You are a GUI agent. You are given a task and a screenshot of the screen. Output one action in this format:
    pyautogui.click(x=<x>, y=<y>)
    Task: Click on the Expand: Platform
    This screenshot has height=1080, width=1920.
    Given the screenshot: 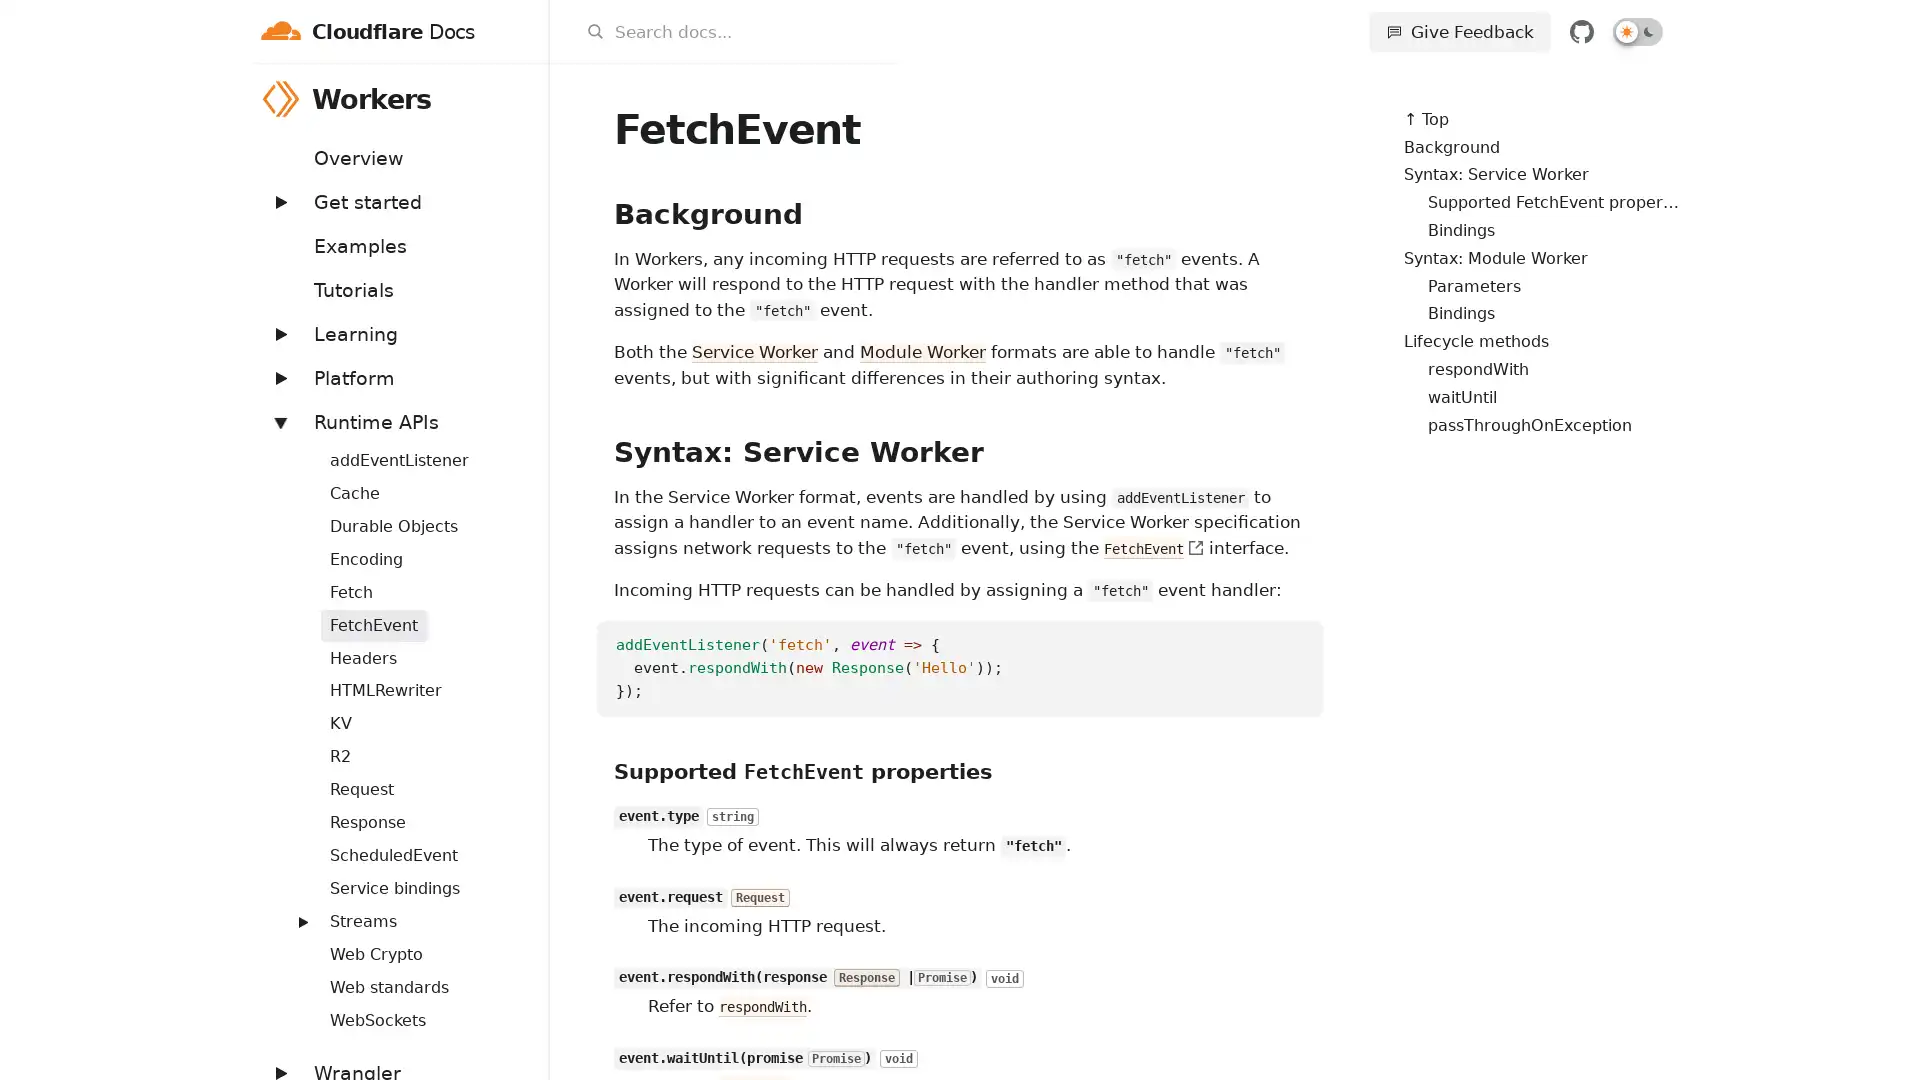 What is the action you would take?
    pyautogui.click(x=278, y=377)
    